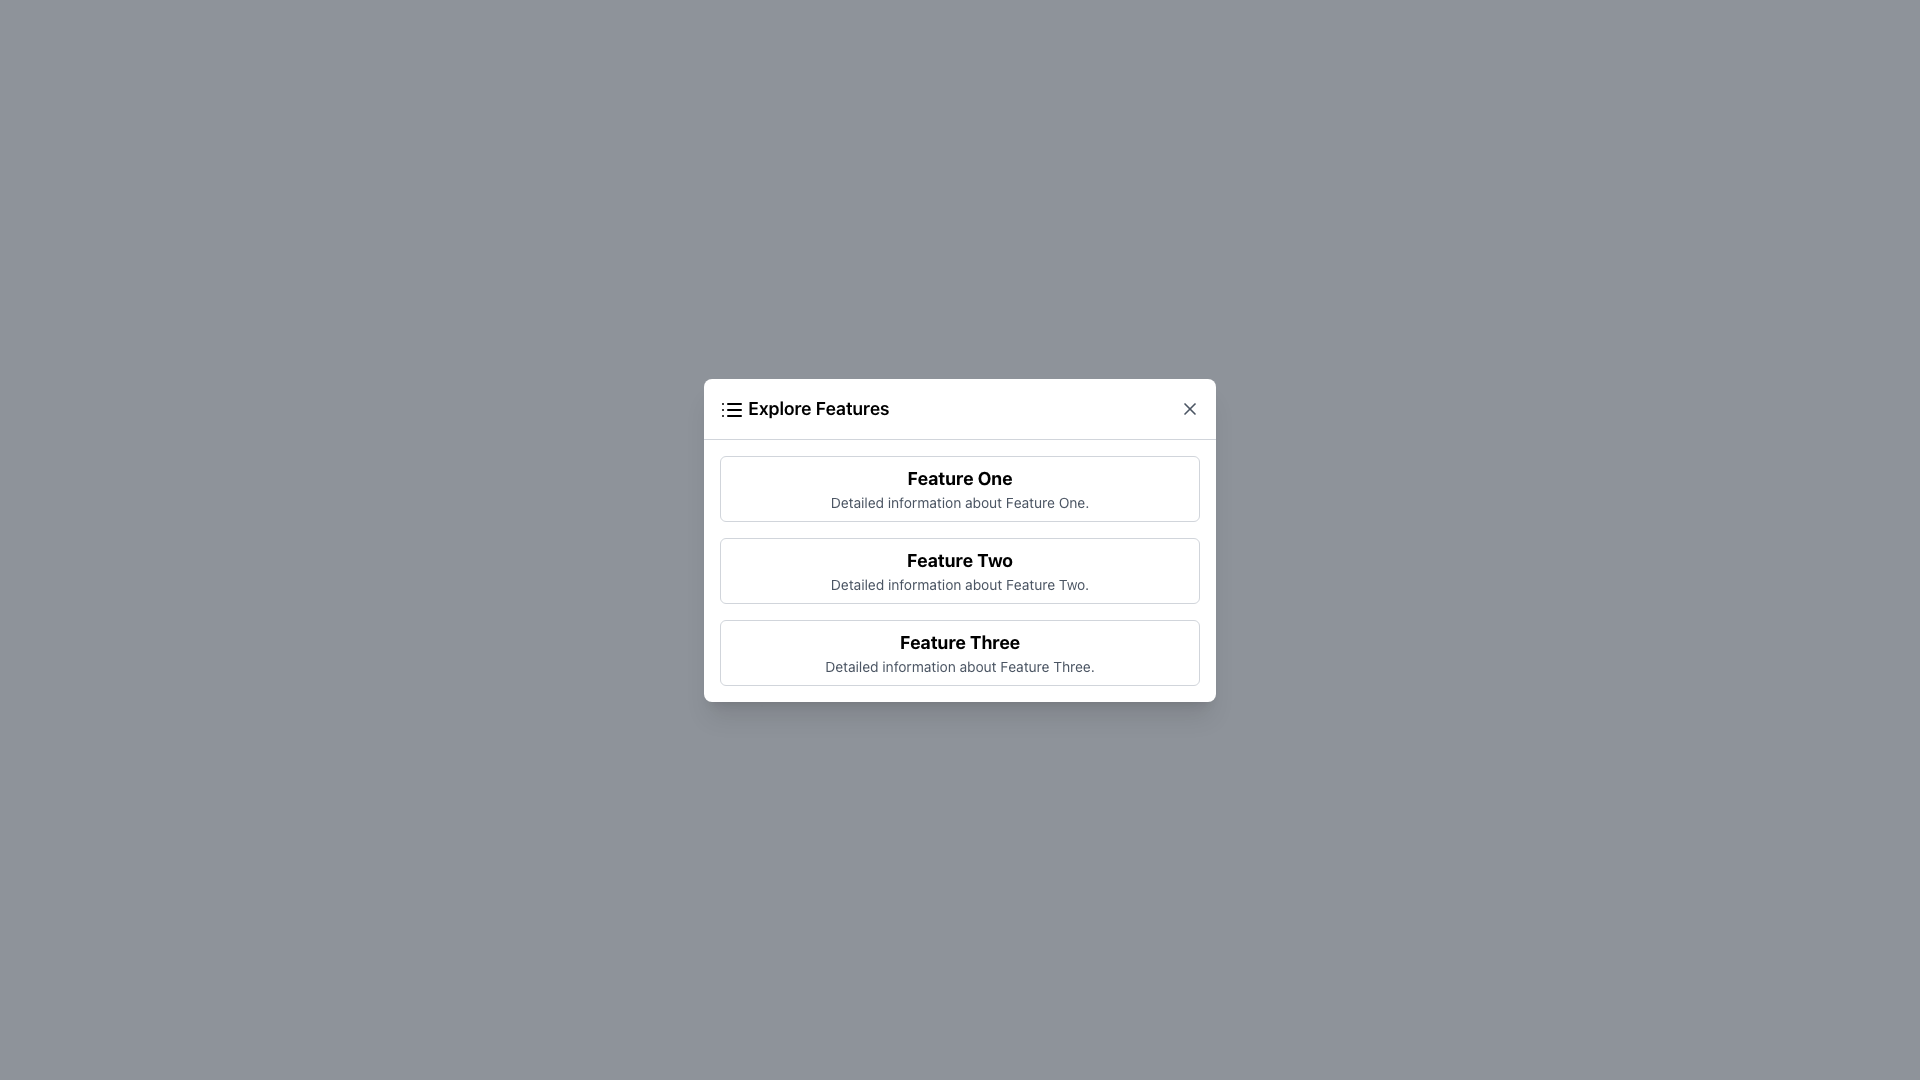 The height and width of the screenshot is (1080, 1920). What do you see at coordinates (960, 570) in the screenshot?
I see `the list item labeled 'Feature Two'` at bounding box center [960, 570].